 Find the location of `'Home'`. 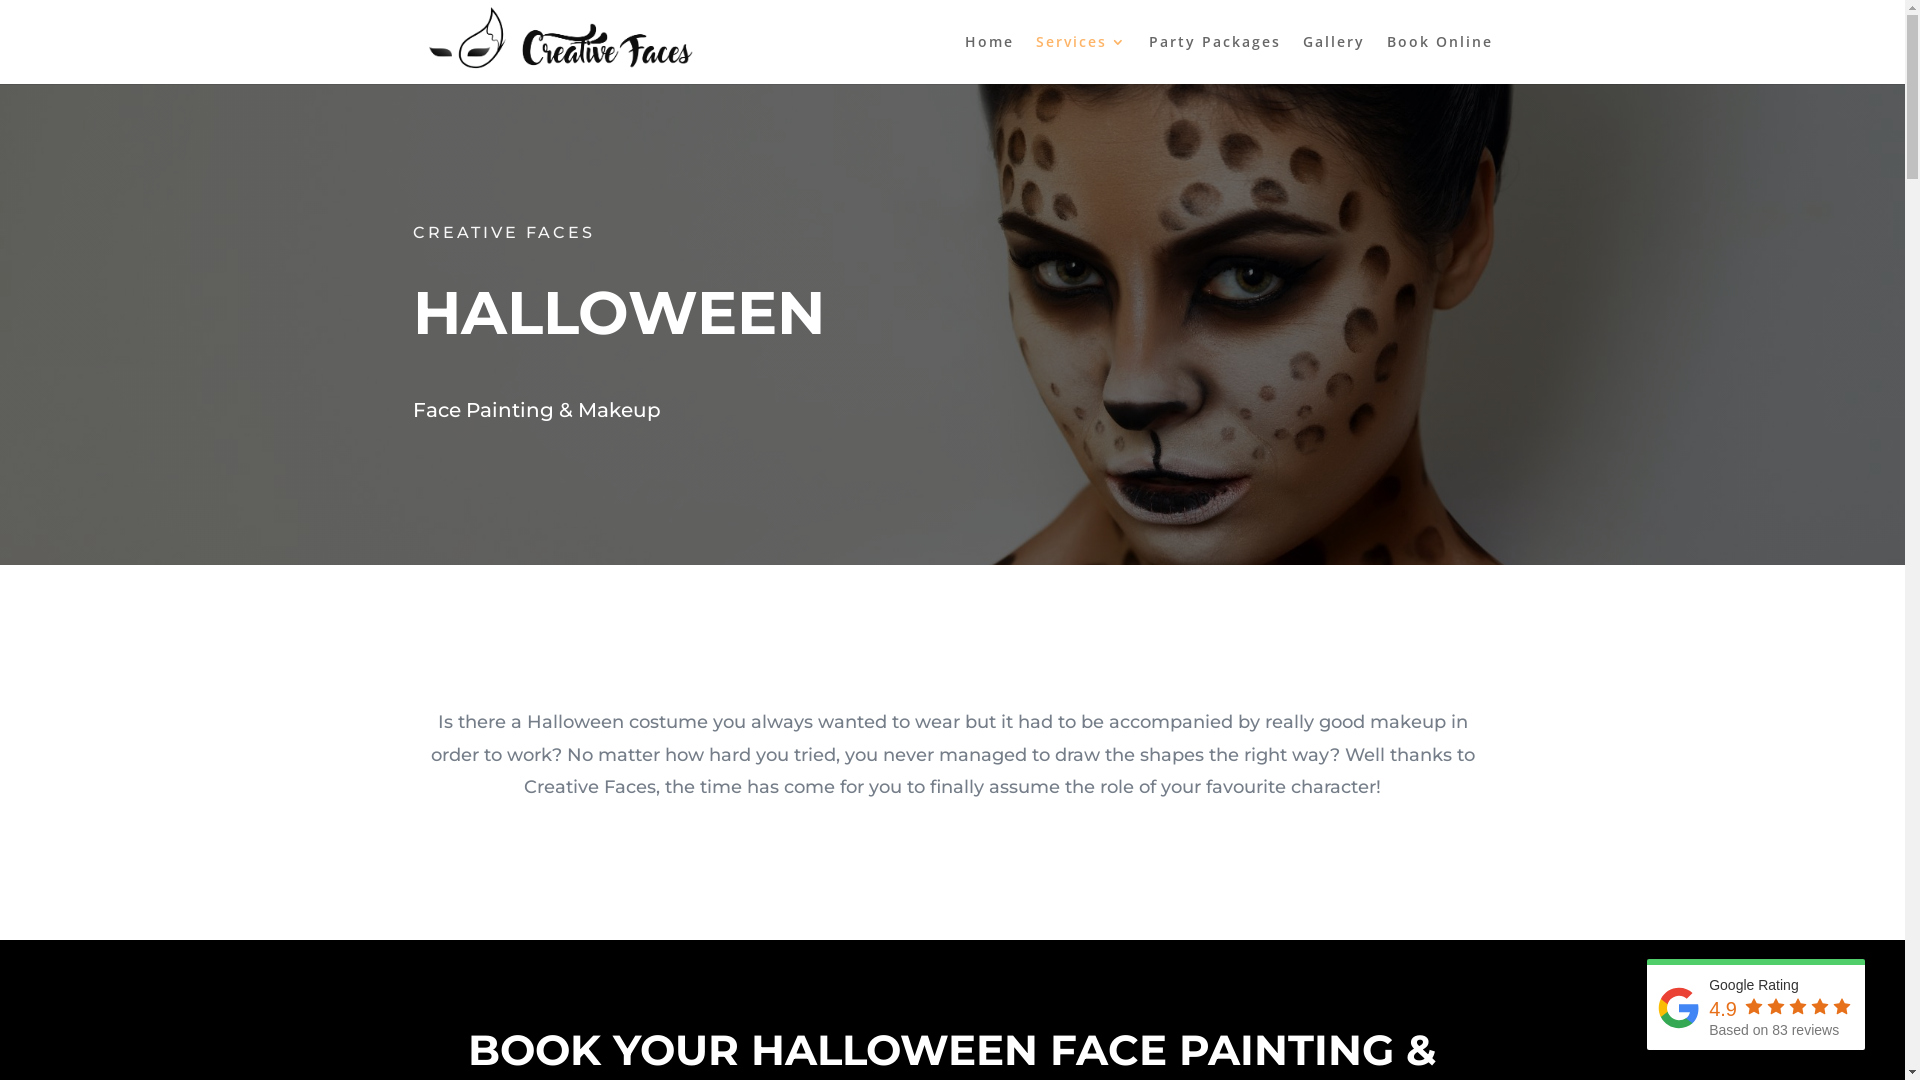

'Home' is located at coordinates (988, 58).